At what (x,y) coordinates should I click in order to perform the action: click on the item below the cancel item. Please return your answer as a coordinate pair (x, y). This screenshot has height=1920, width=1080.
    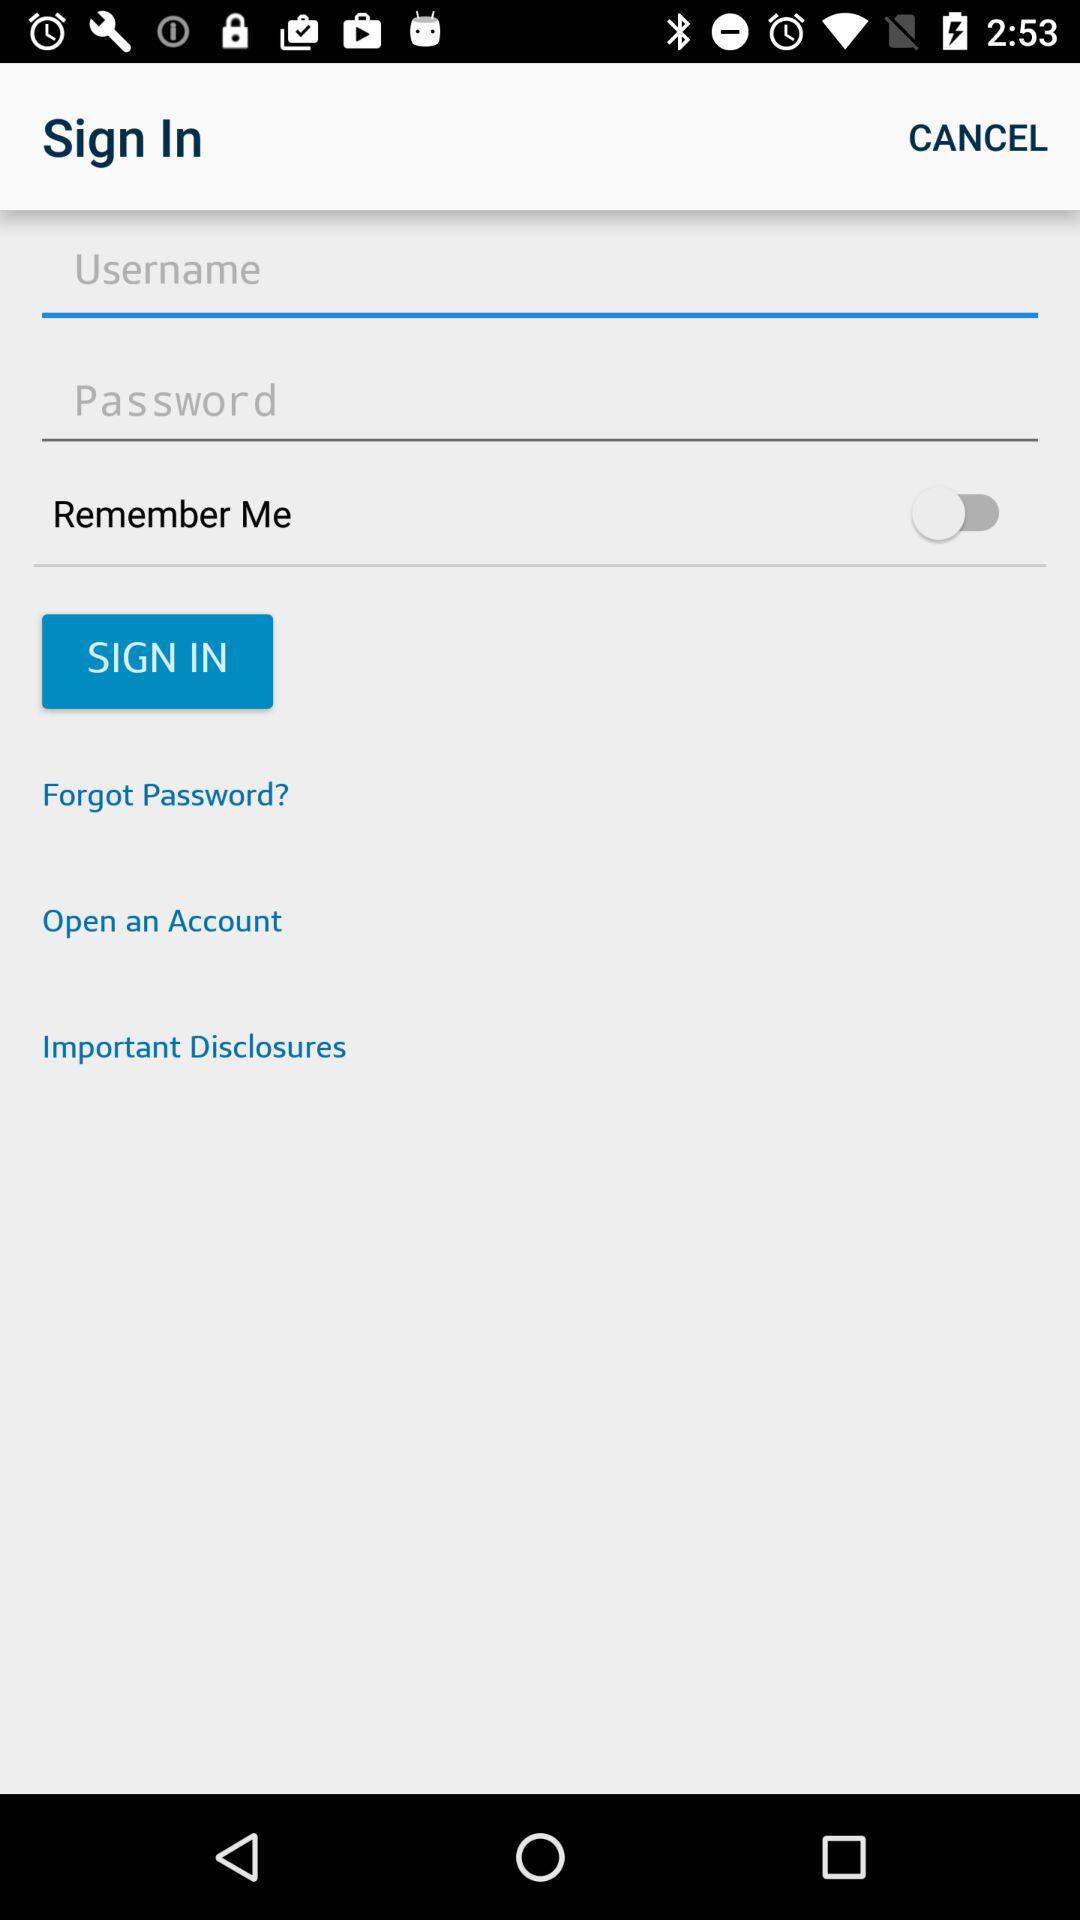
    Looking at the image, I should click on (540, 272).